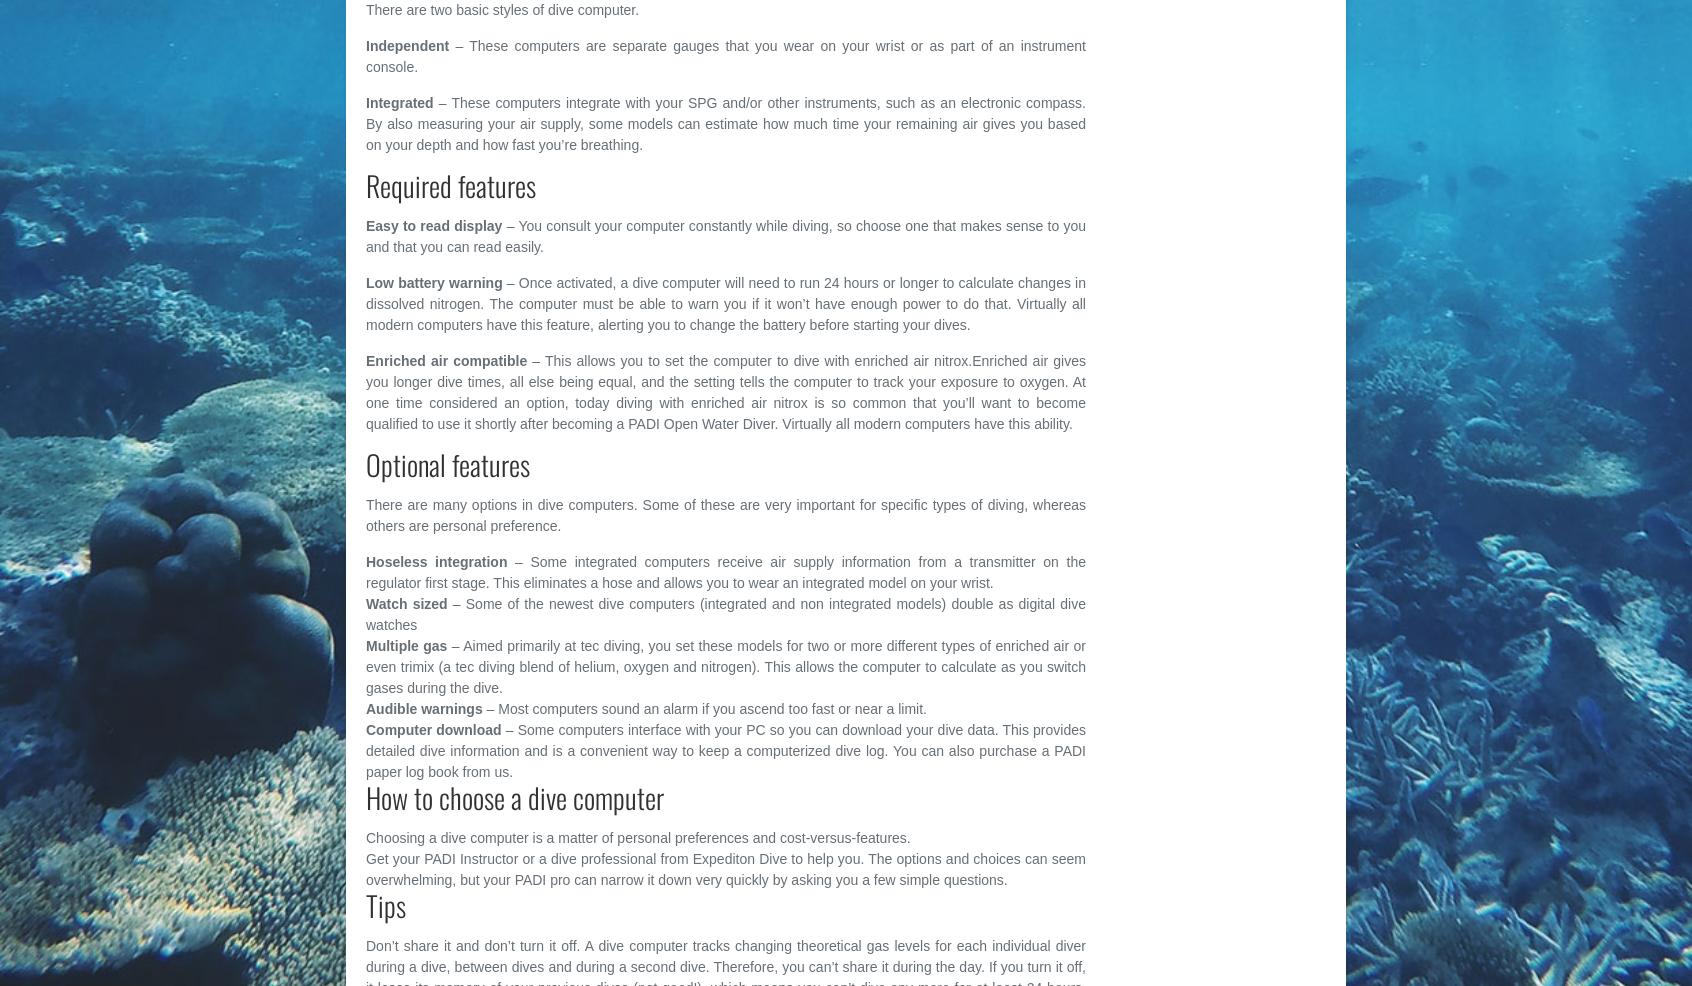  I want to click on 'Enriched air compatible', so click(445, 359).